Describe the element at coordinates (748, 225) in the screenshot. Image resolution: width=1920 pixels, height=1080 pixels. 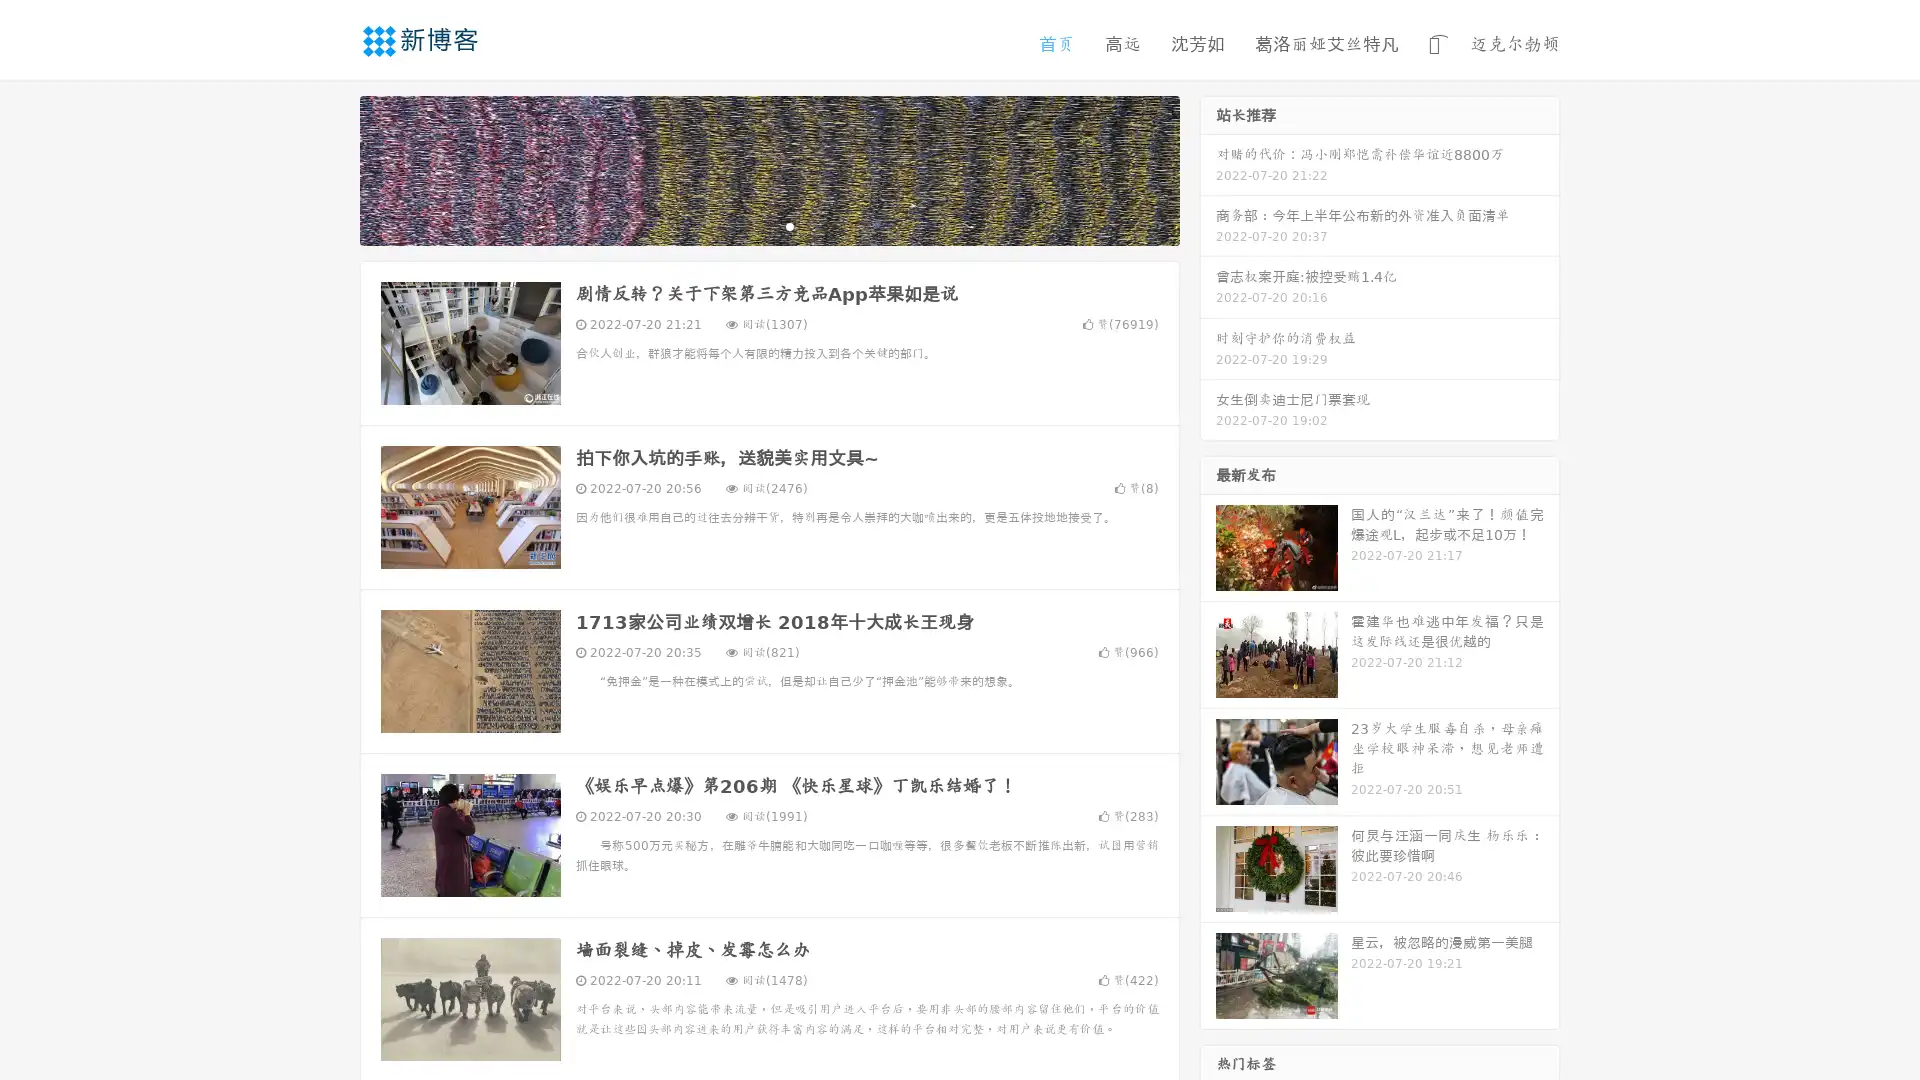
I see `Go to slide 1` at that location.